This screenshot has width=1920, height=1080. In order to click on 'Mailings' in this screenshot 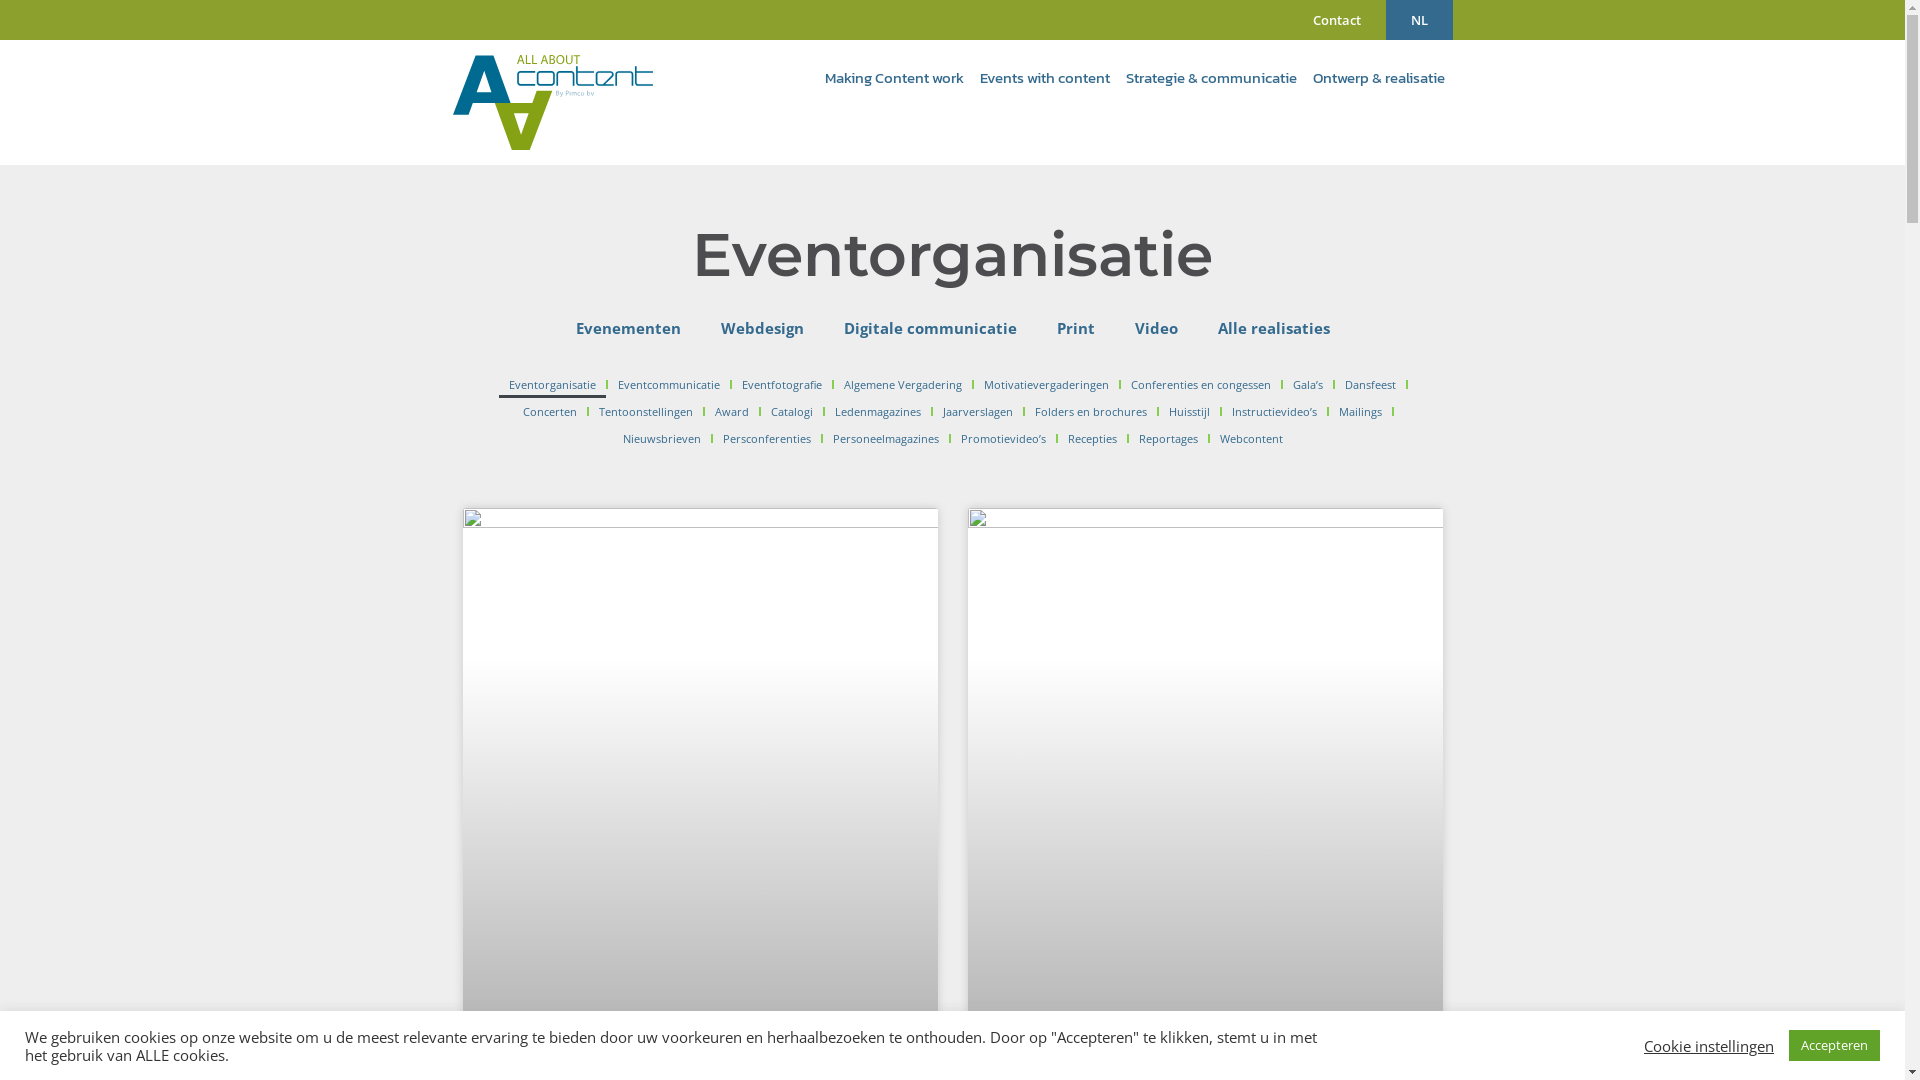, I will do `click(1359, 411)`.